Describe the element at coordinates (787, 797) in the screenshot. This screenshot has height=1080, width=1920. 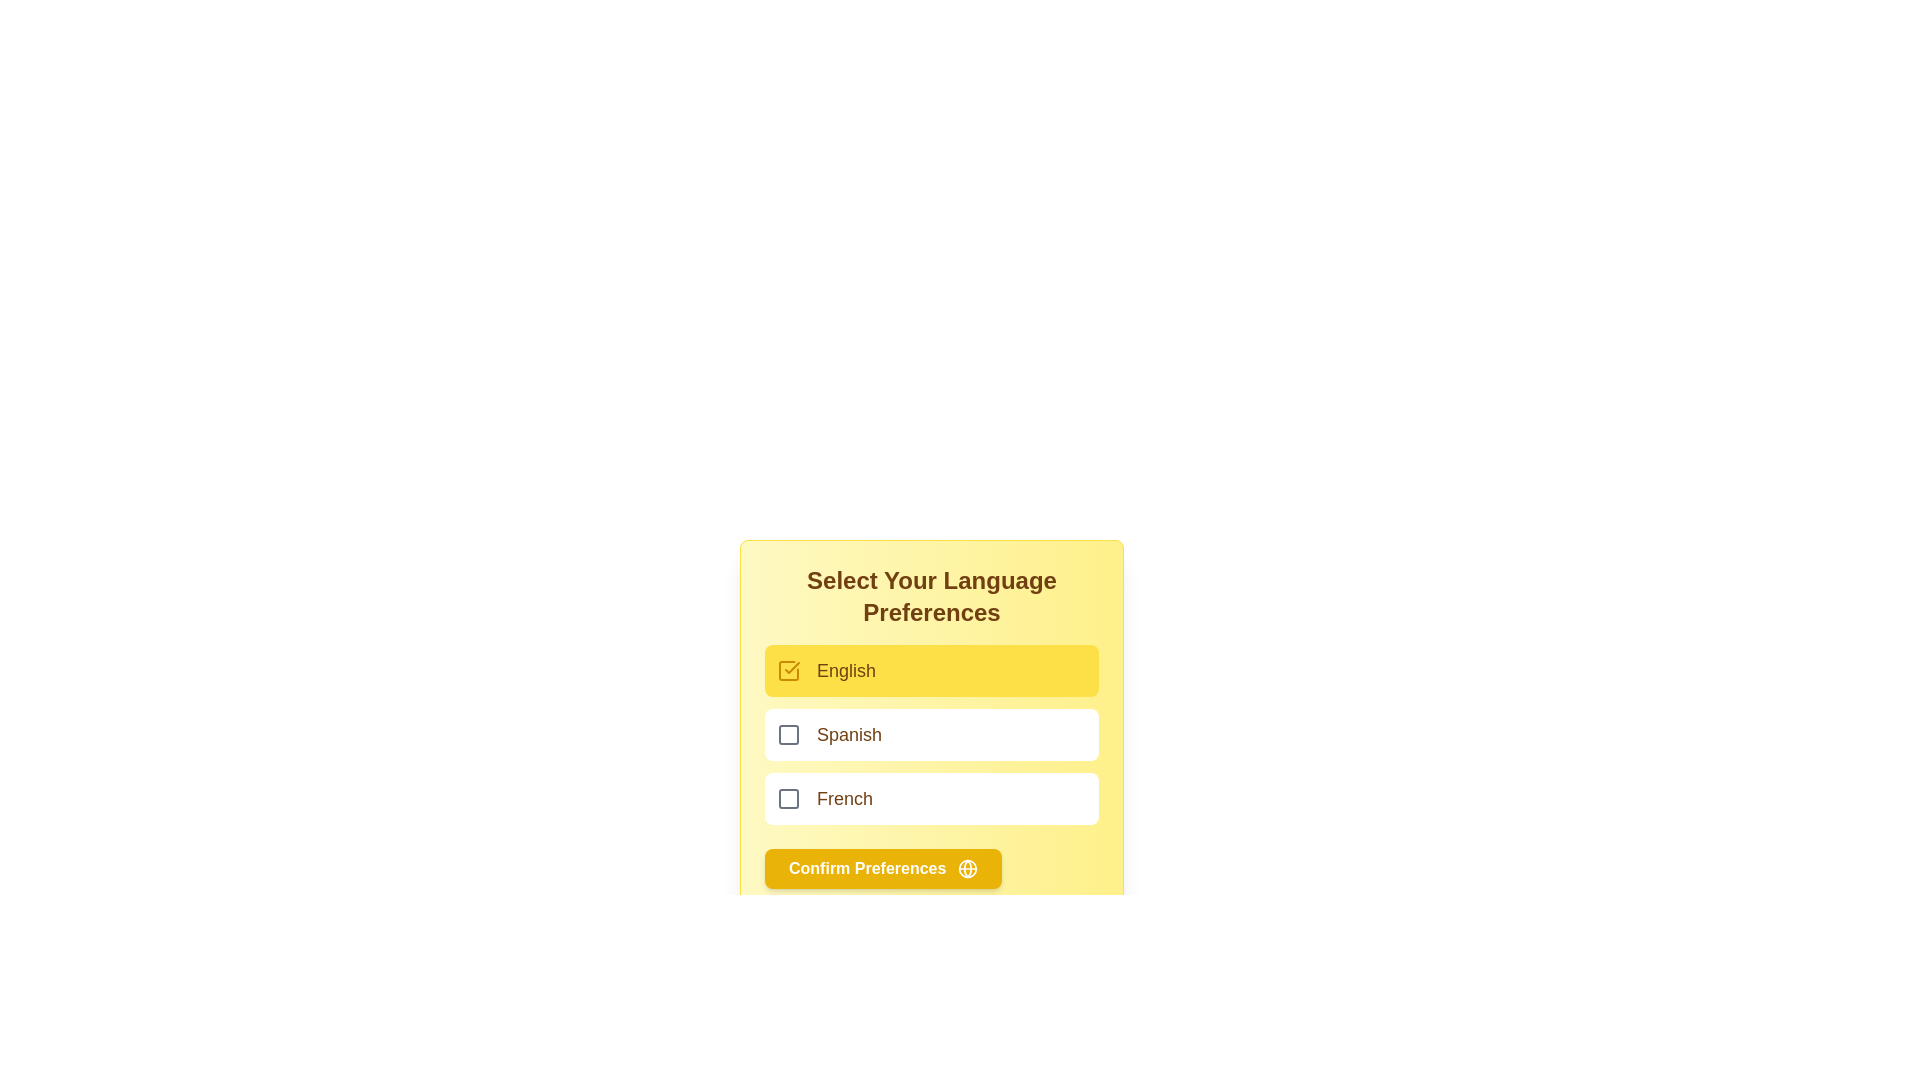
I see `the 'French' language checkbox located at the bottom section of the language selection list` at that location.